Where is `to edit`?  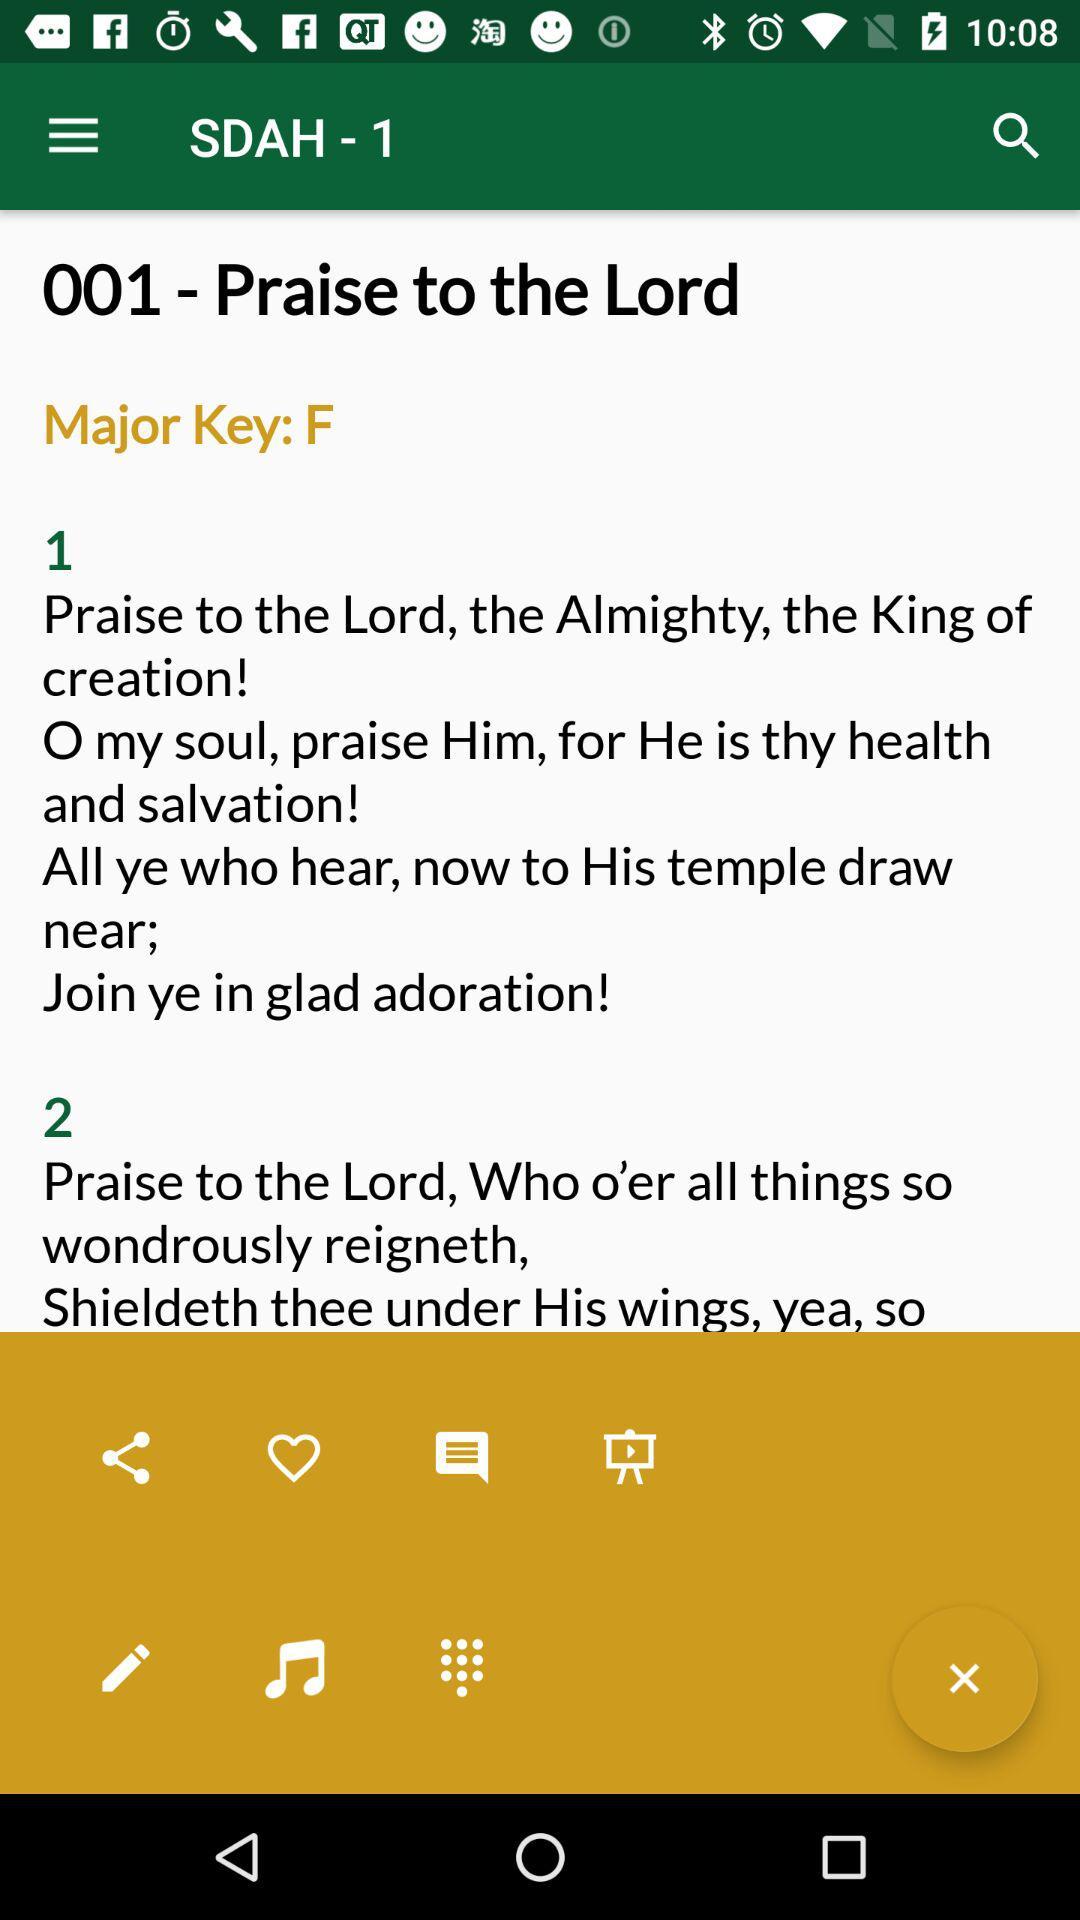 to edit is located at coordinates (126, 1667).